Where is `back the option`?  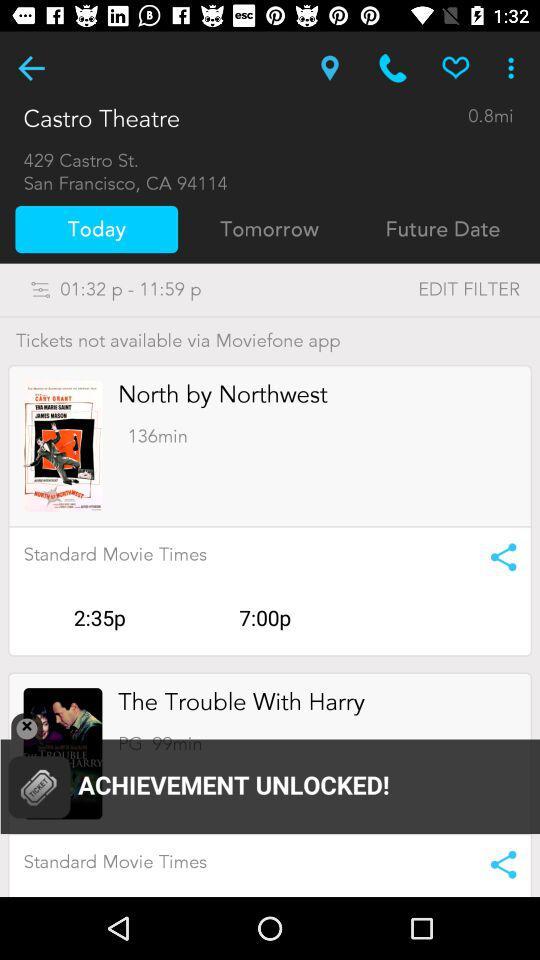 back the option is located at coordinates (30, 68).